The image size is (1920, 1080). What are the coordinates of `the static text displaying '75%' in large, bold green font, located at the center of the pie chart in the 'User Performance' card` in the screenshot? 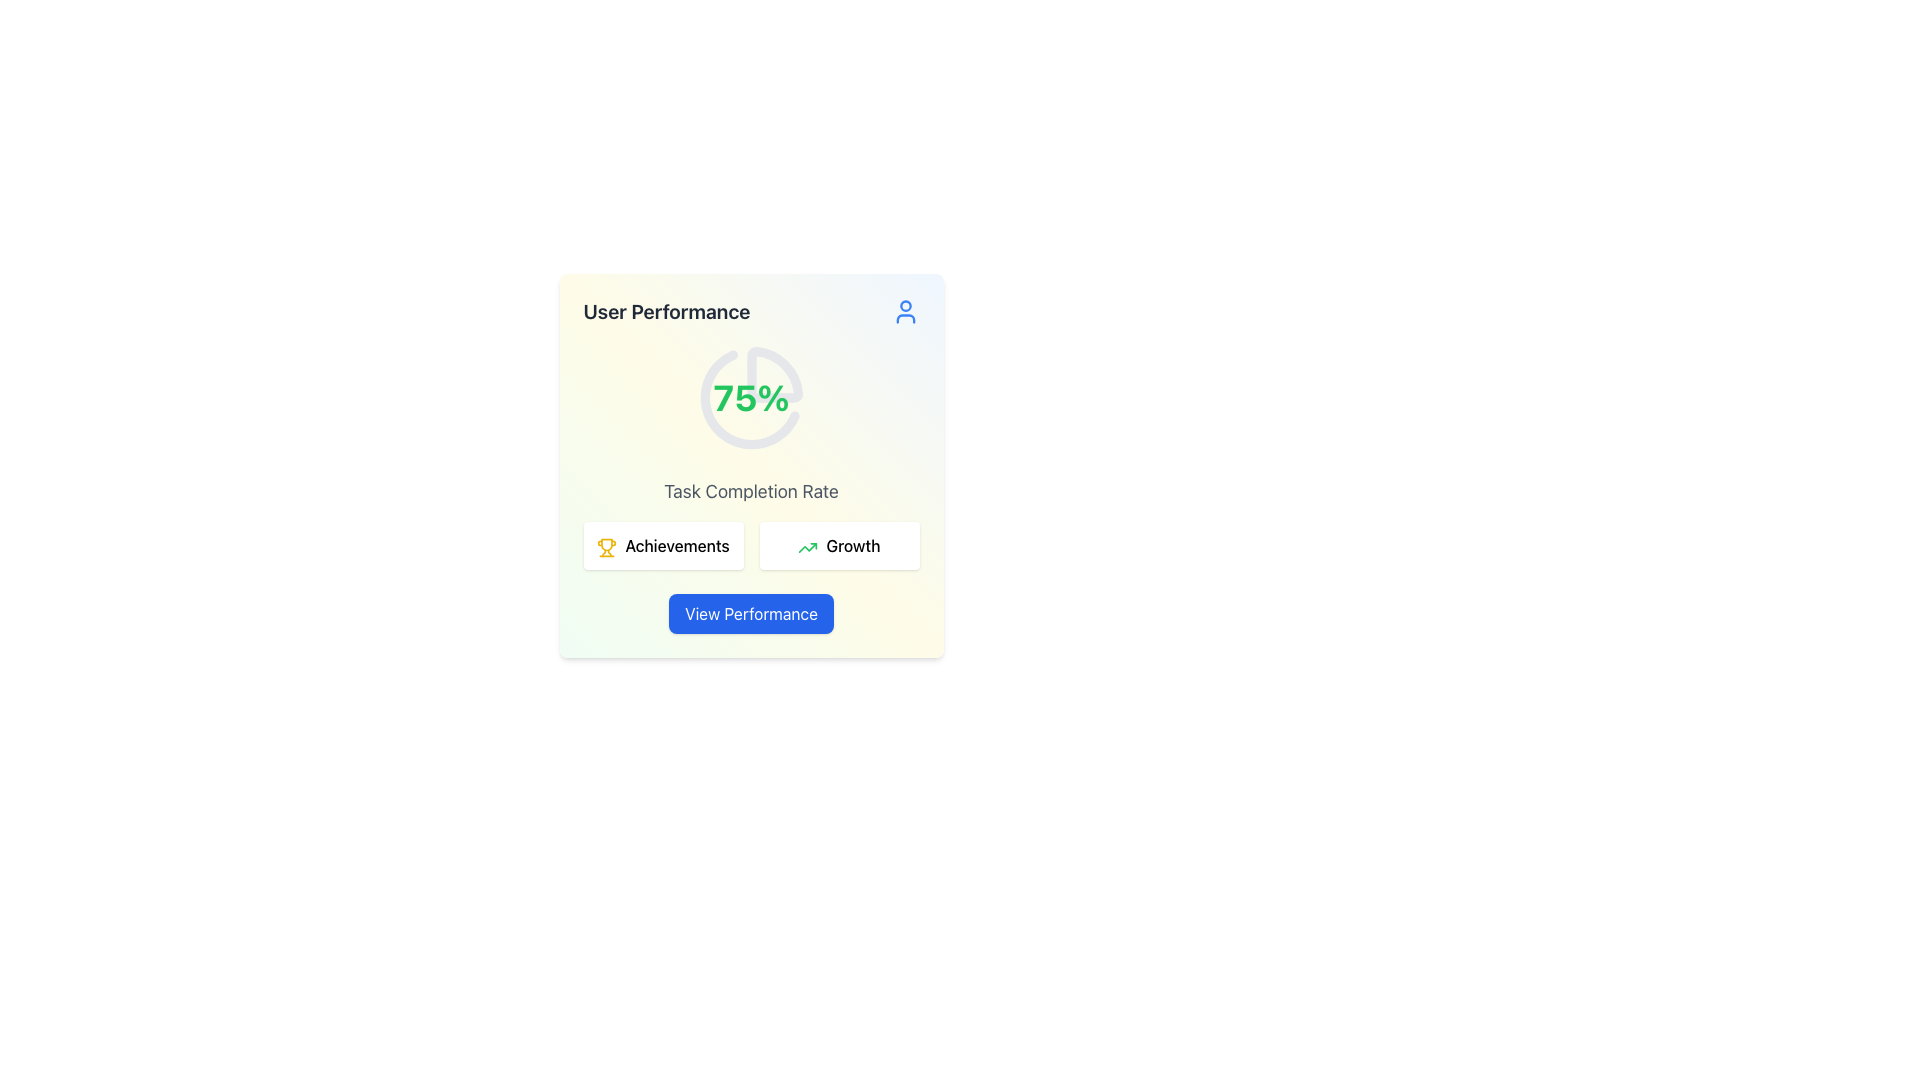 It's located at (750, 397).